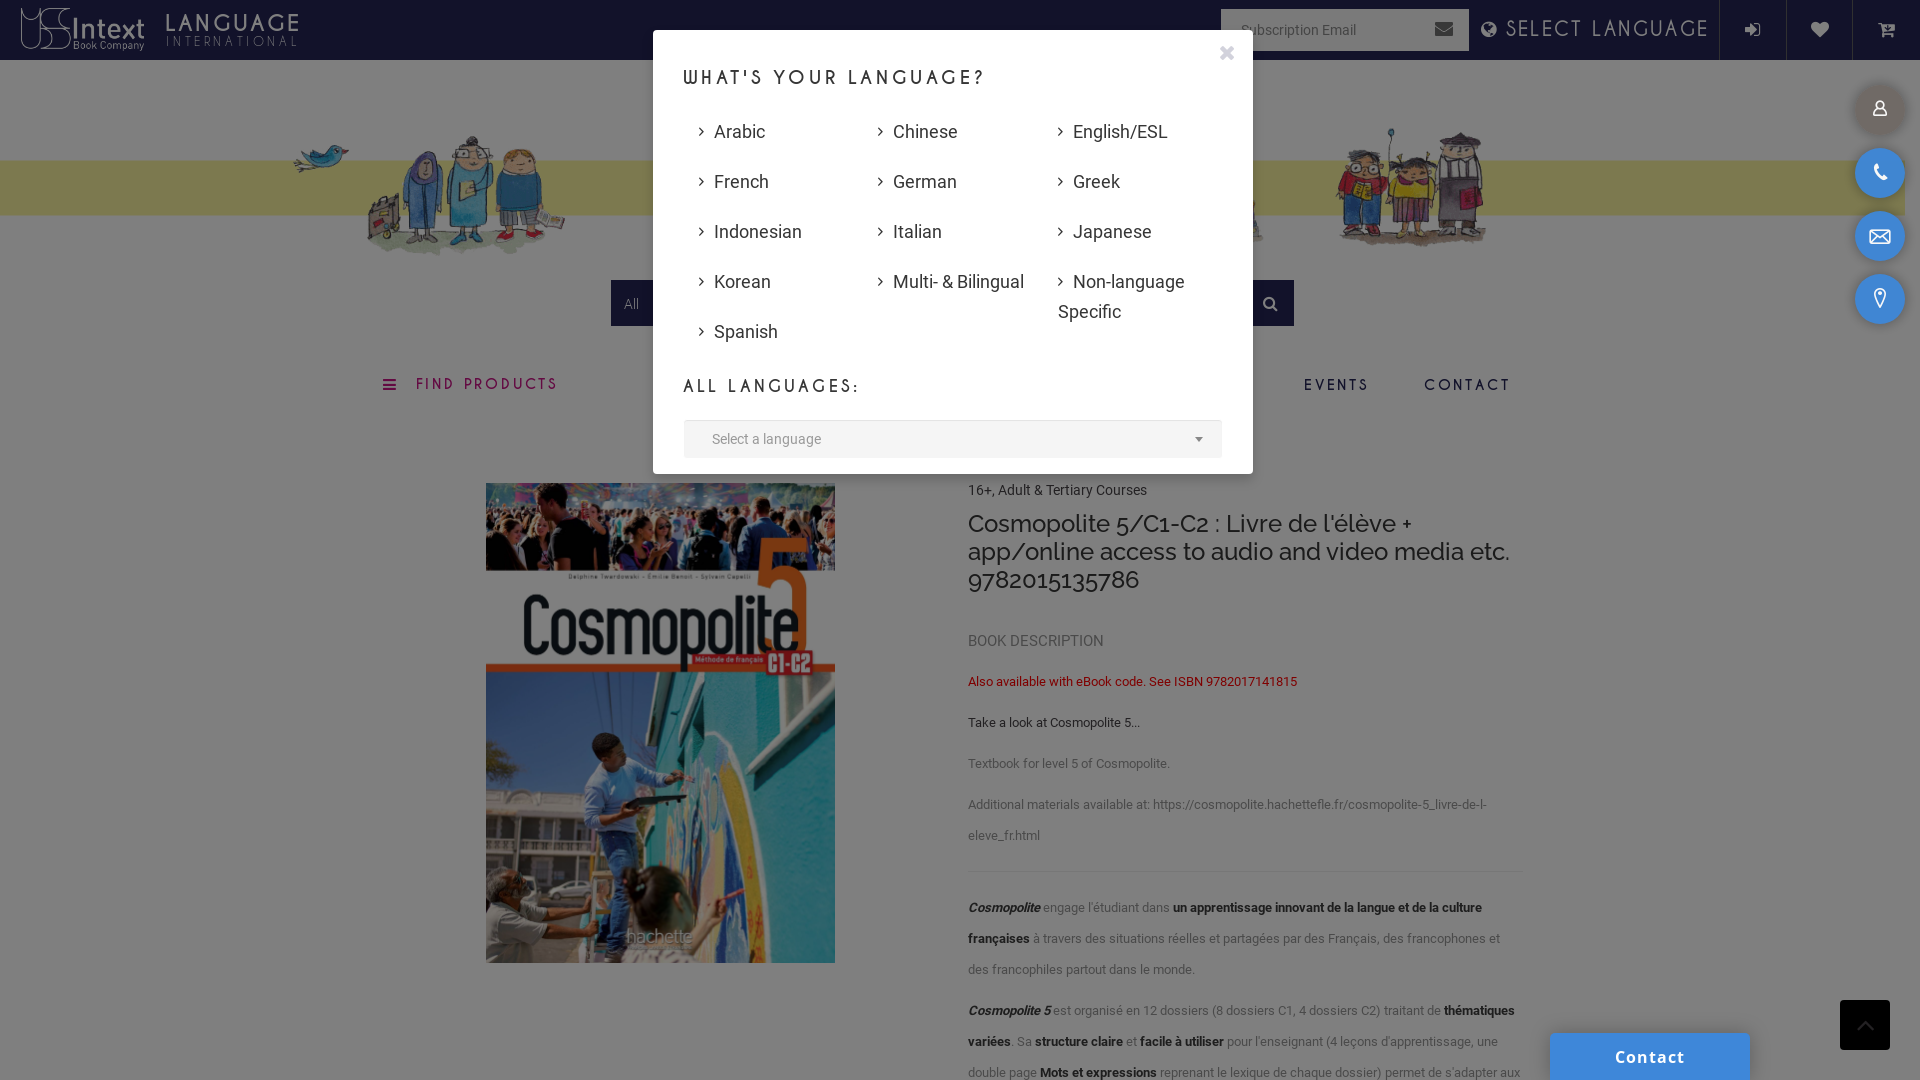 The width and height of the screenshot is (1920, 1080). Describe the element at coordinates (1595, 29) in the screenshot. I see `'SELECT LANGUAGE'` at that location.